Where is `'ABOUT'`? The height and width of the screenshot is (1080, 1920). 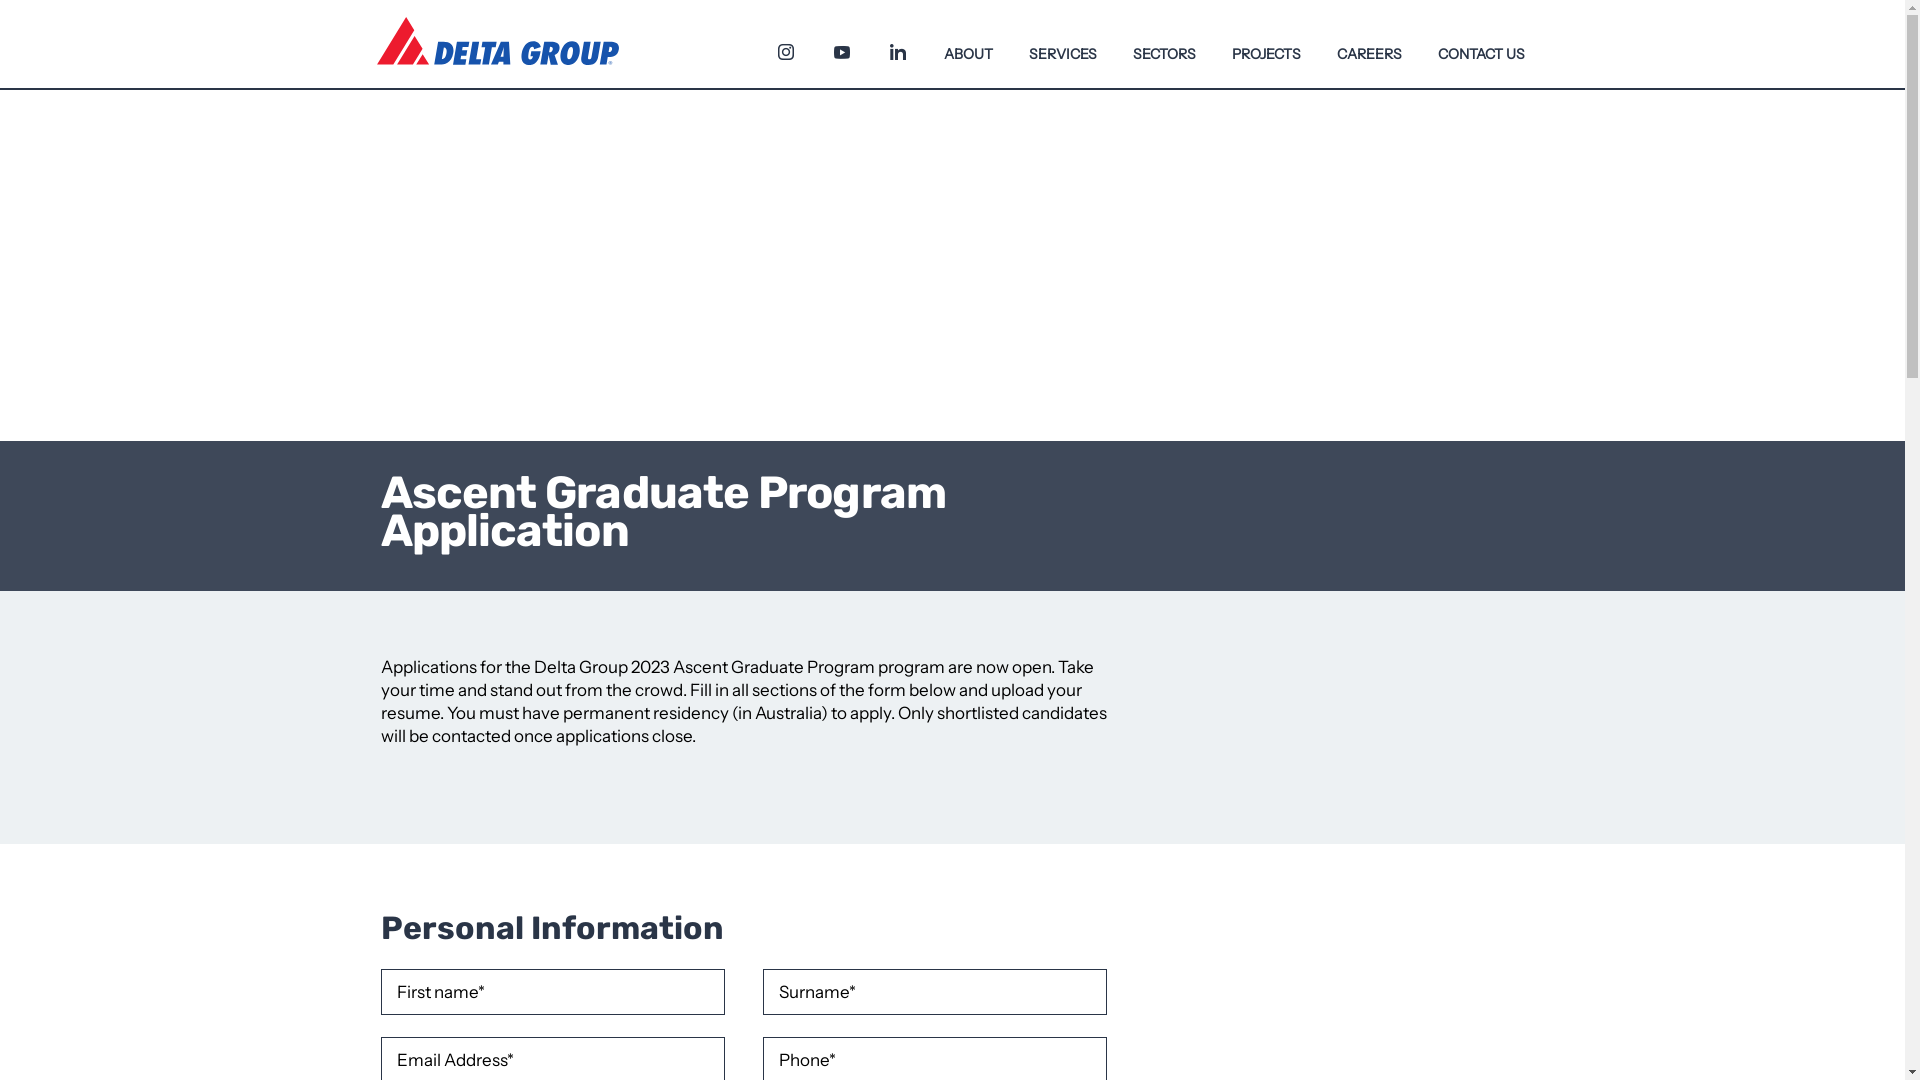 'ABOUT' is located at coordinates (968, 43).